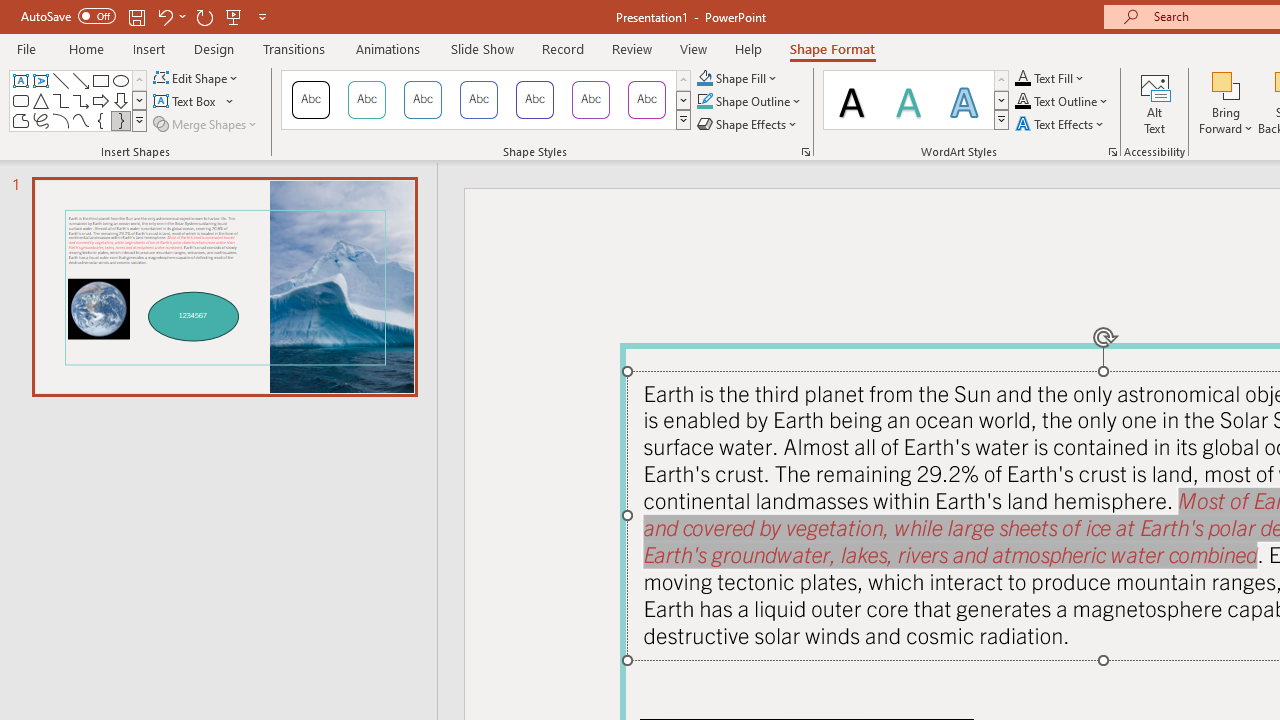  I want to click on 'From Beginning', so click(234, 16).